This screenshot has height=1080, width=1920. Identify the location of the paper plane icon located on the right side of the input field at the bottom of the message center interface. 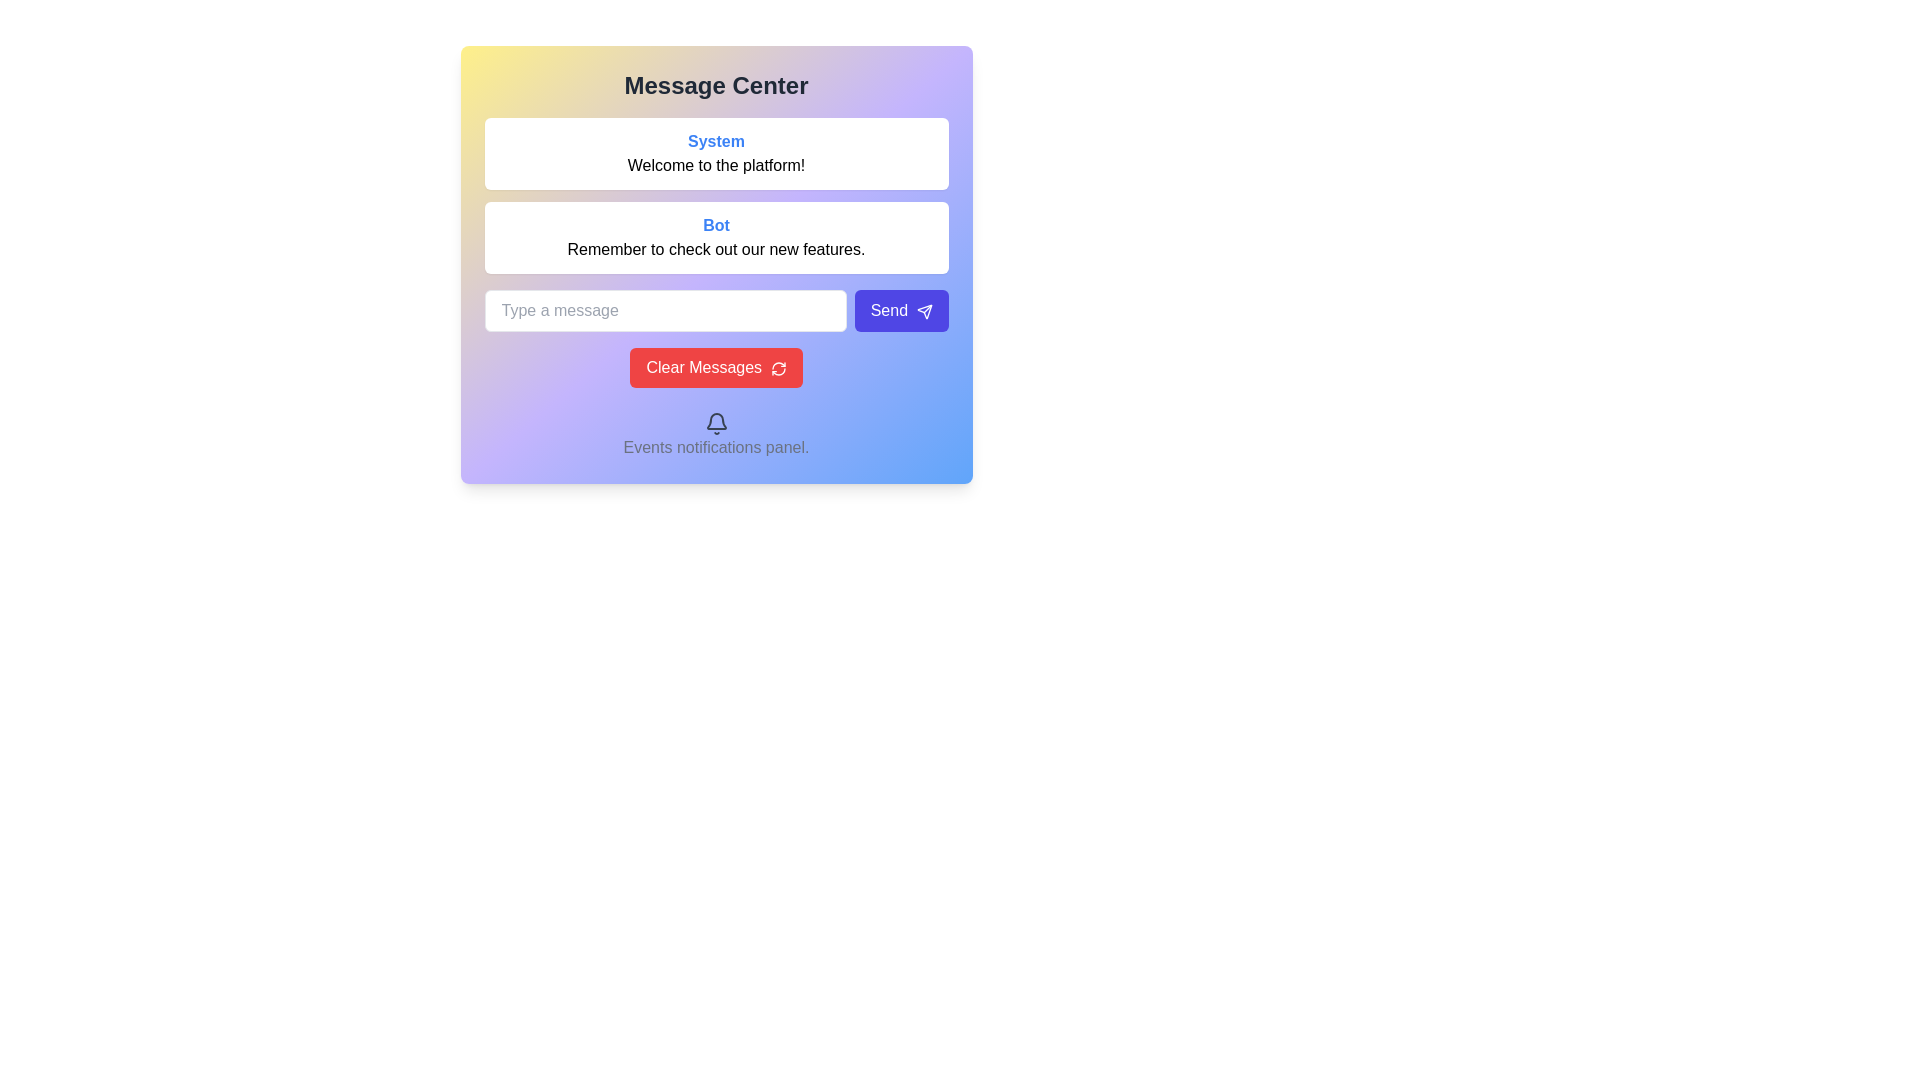
(923, 311).